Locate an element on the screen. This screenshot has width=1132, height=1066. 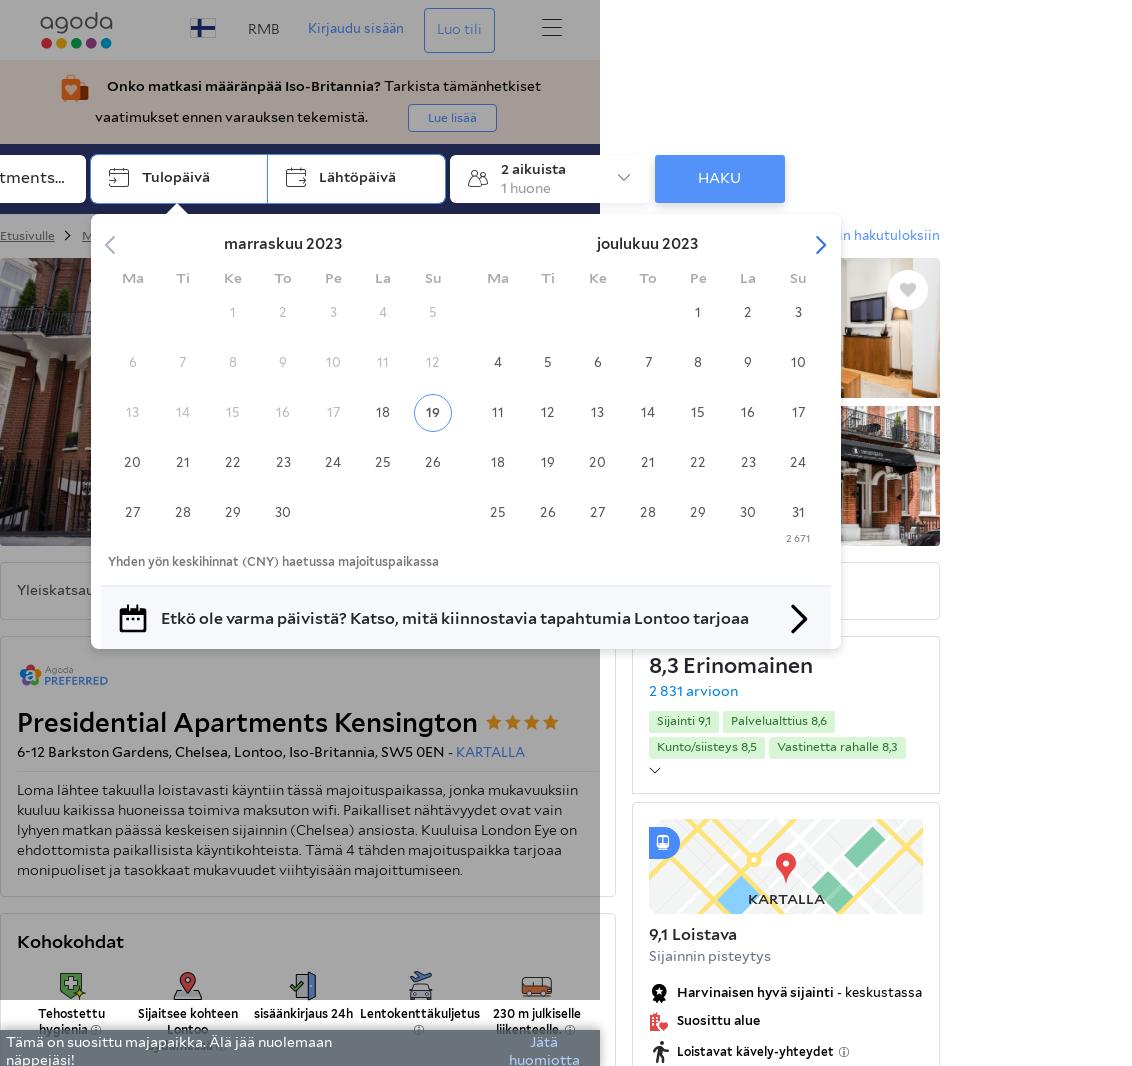
'Sijaitsee kohteen Lontoo sydämessä' is located at coordinates (187, 1029).